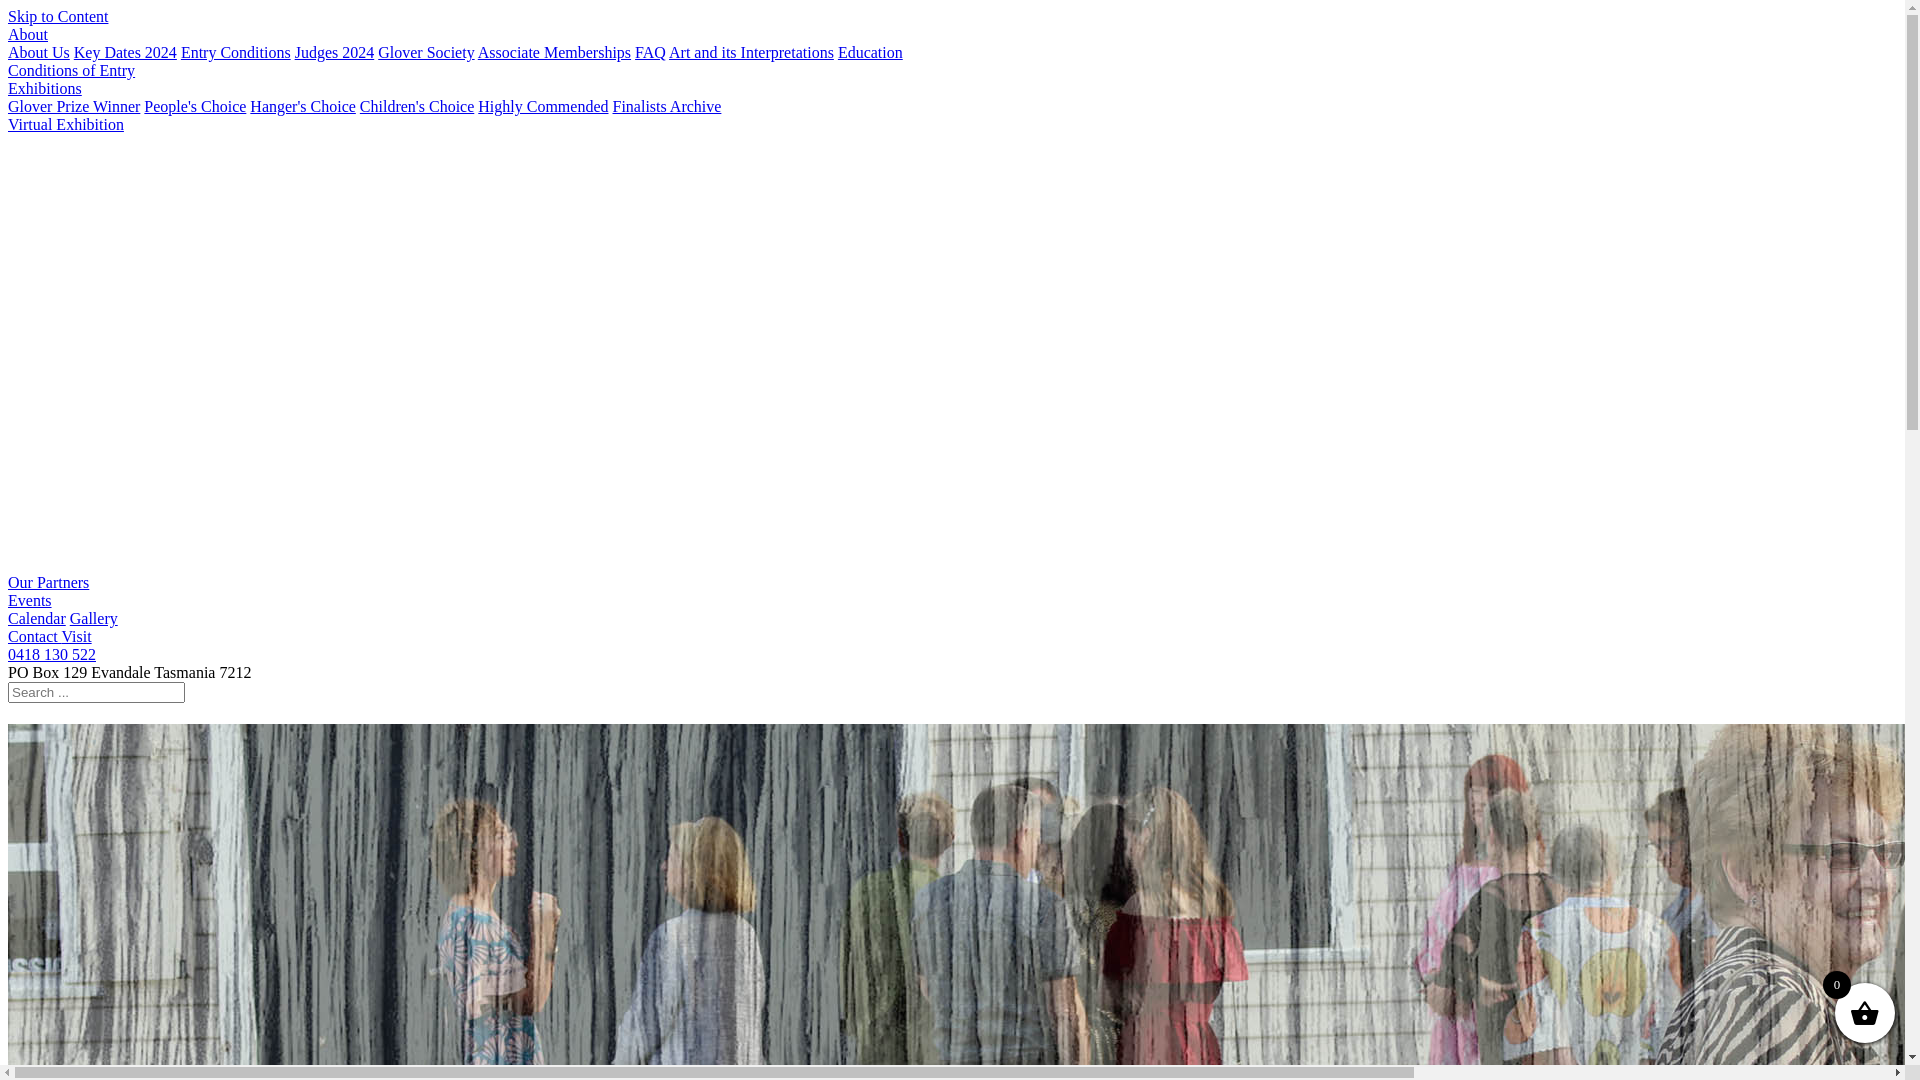 The width and height of the screenshot is (1920, 1080). I want to click on 'Highly Commended', so click(542, 106).